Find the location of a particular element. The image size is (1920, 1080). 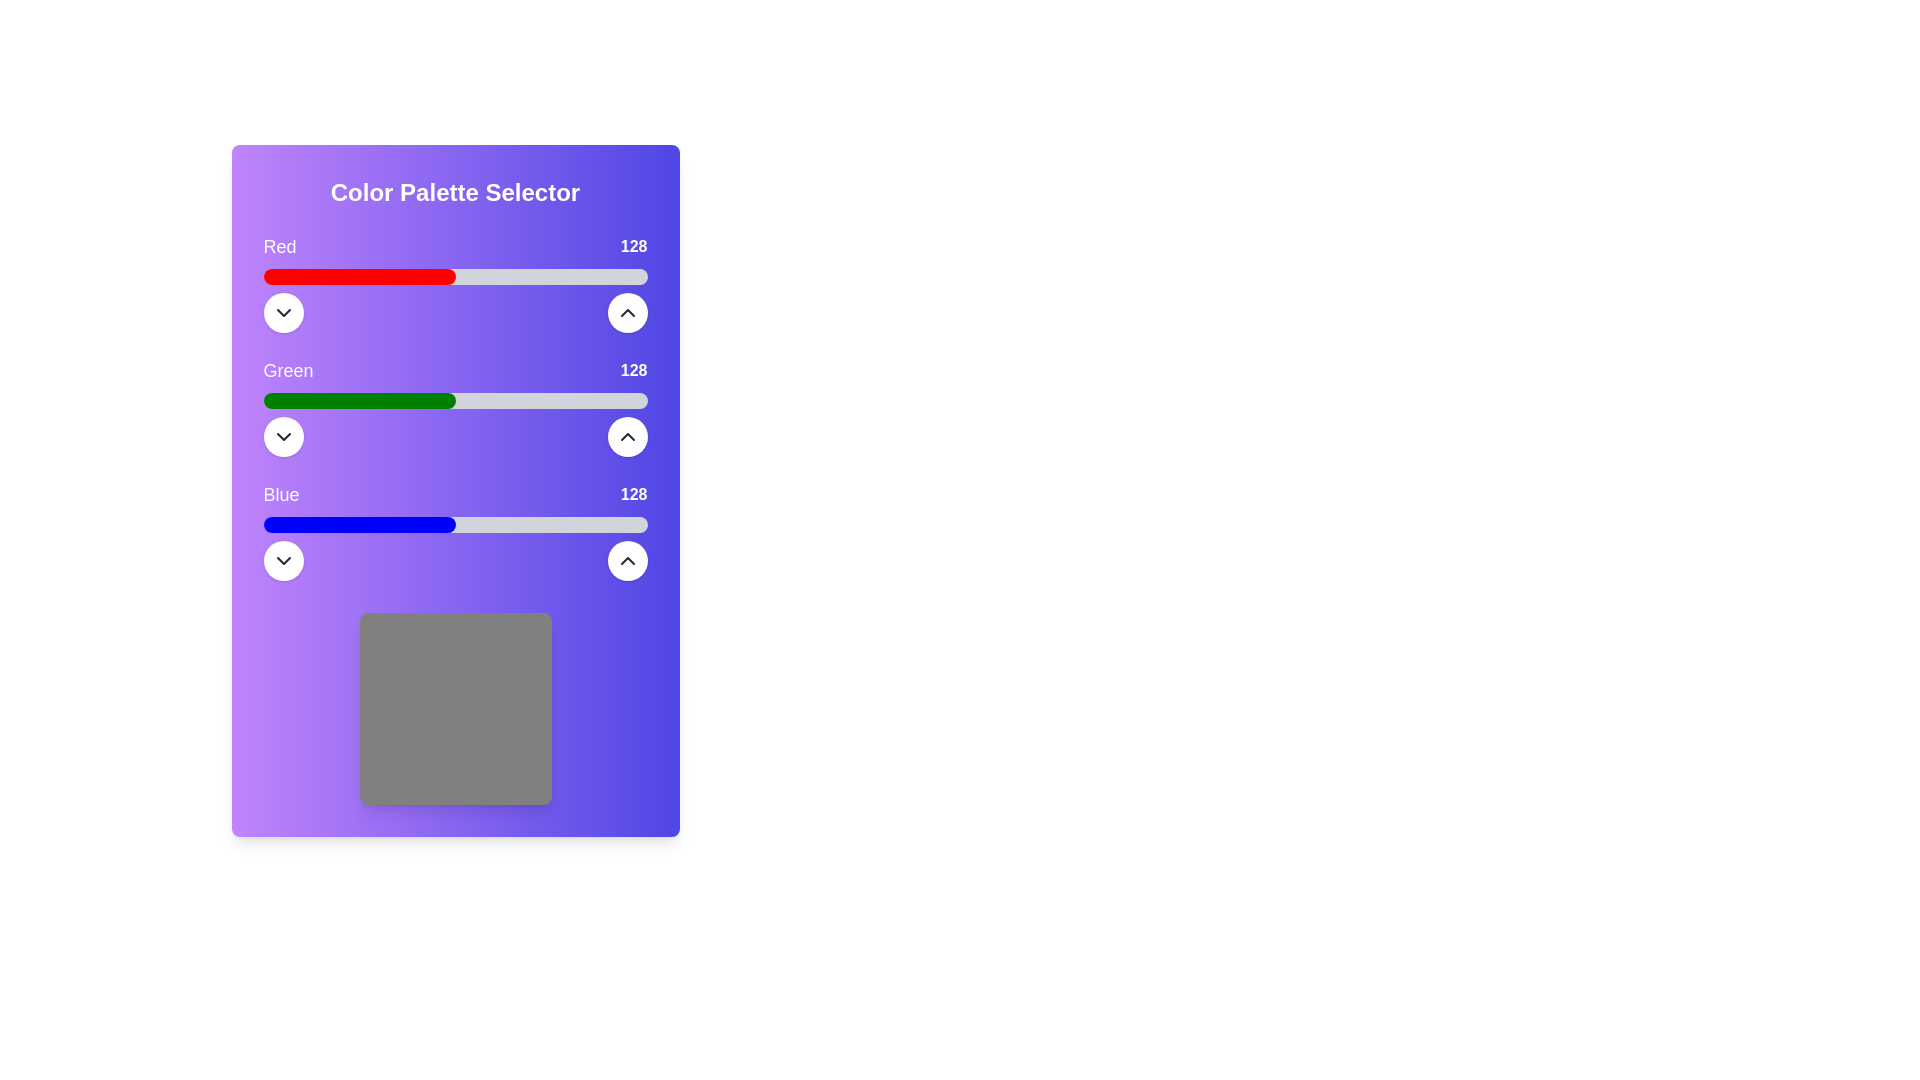

the Static text component displaying 'Red' on a gradient purple background, which is the first item in the color selectors stack is located at coordinates (454, 245).